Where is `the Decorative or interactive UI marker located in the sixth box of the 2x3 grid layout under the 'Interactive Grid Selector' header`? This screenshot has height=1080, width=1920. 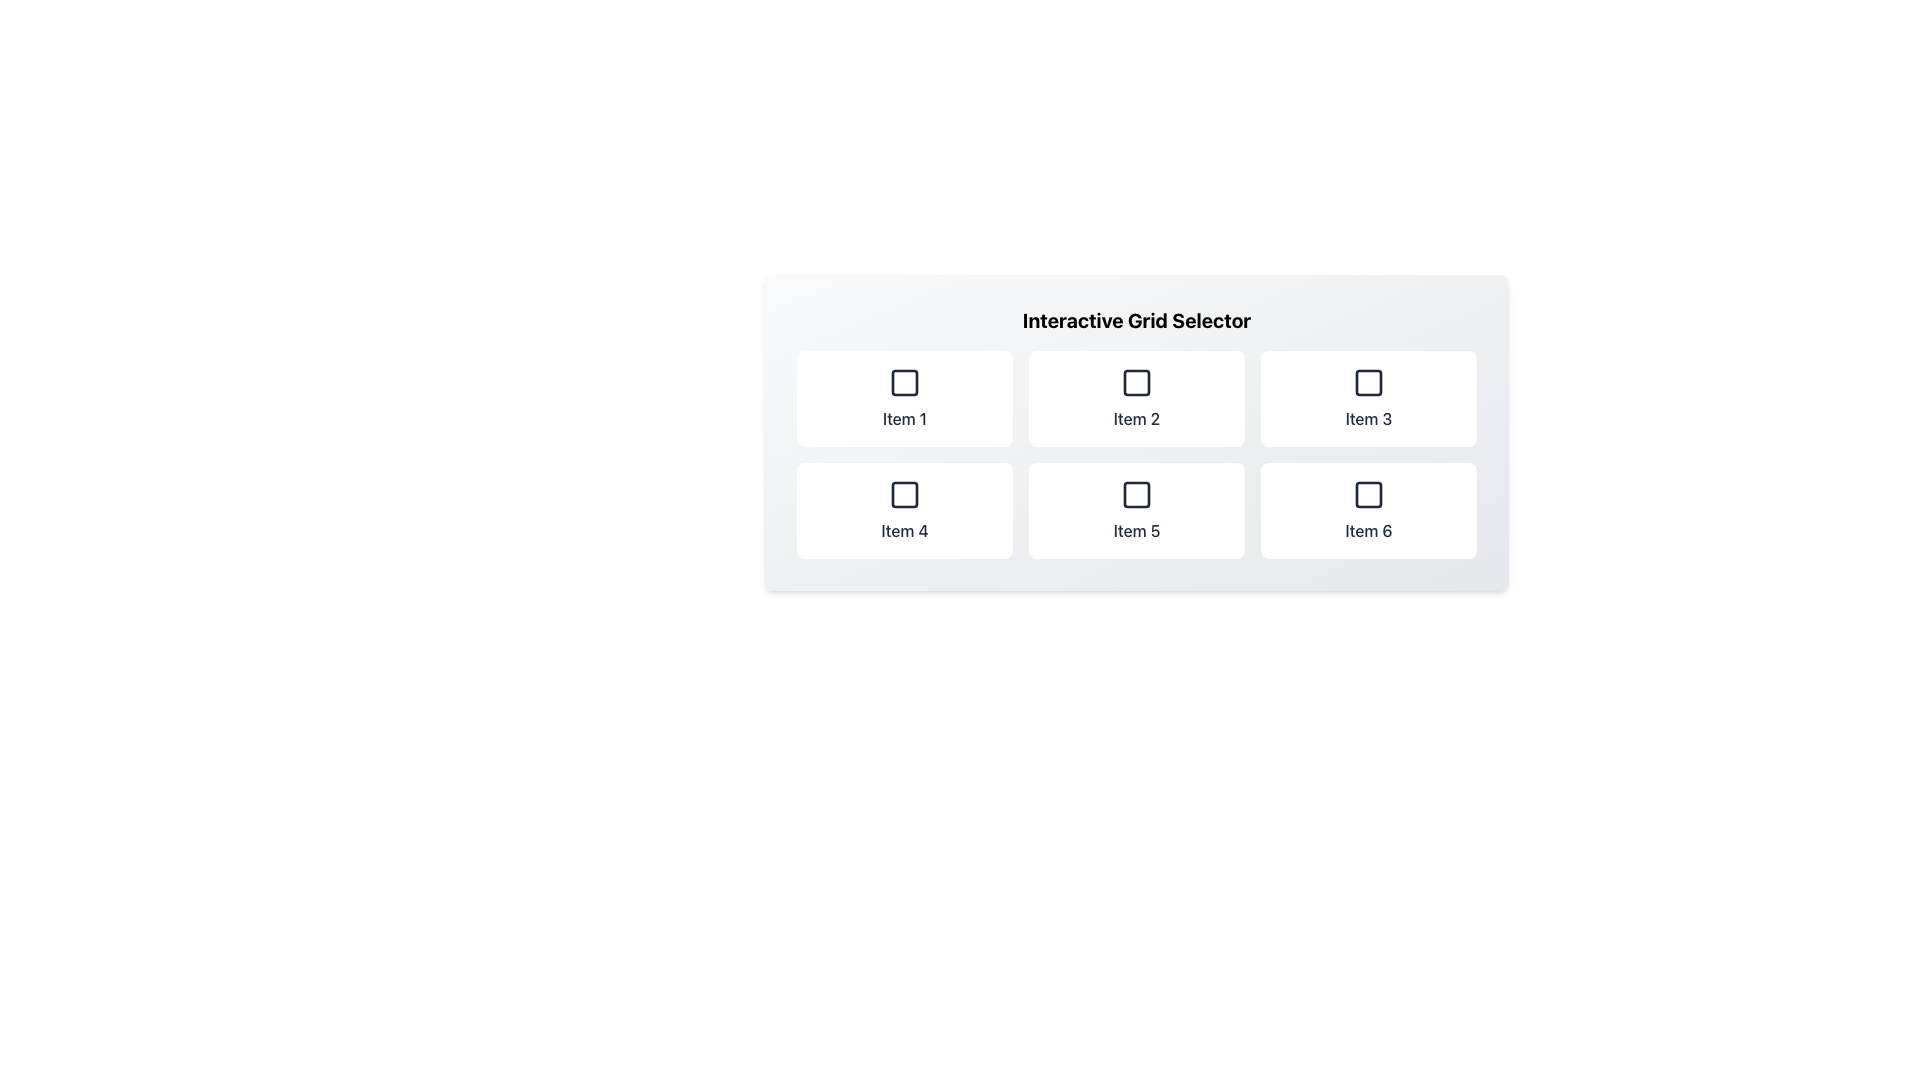 the Decorative or interactive UI marker located in the sixth box of the 2x3 grid layout under the 'Interactive Grid Selector' header is located at coordinates (1367, 494).